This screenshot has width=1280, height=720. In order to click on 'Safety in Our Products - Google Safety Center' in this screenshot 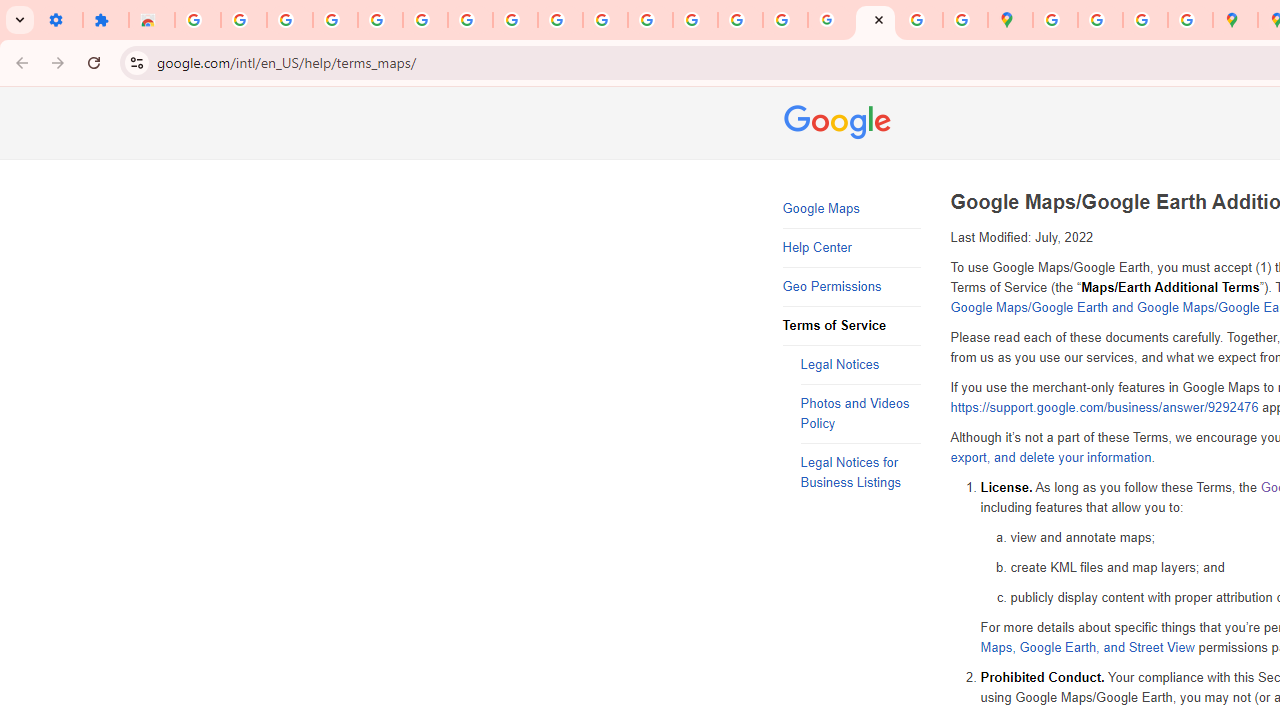, I will do `click(1190, 20)`.